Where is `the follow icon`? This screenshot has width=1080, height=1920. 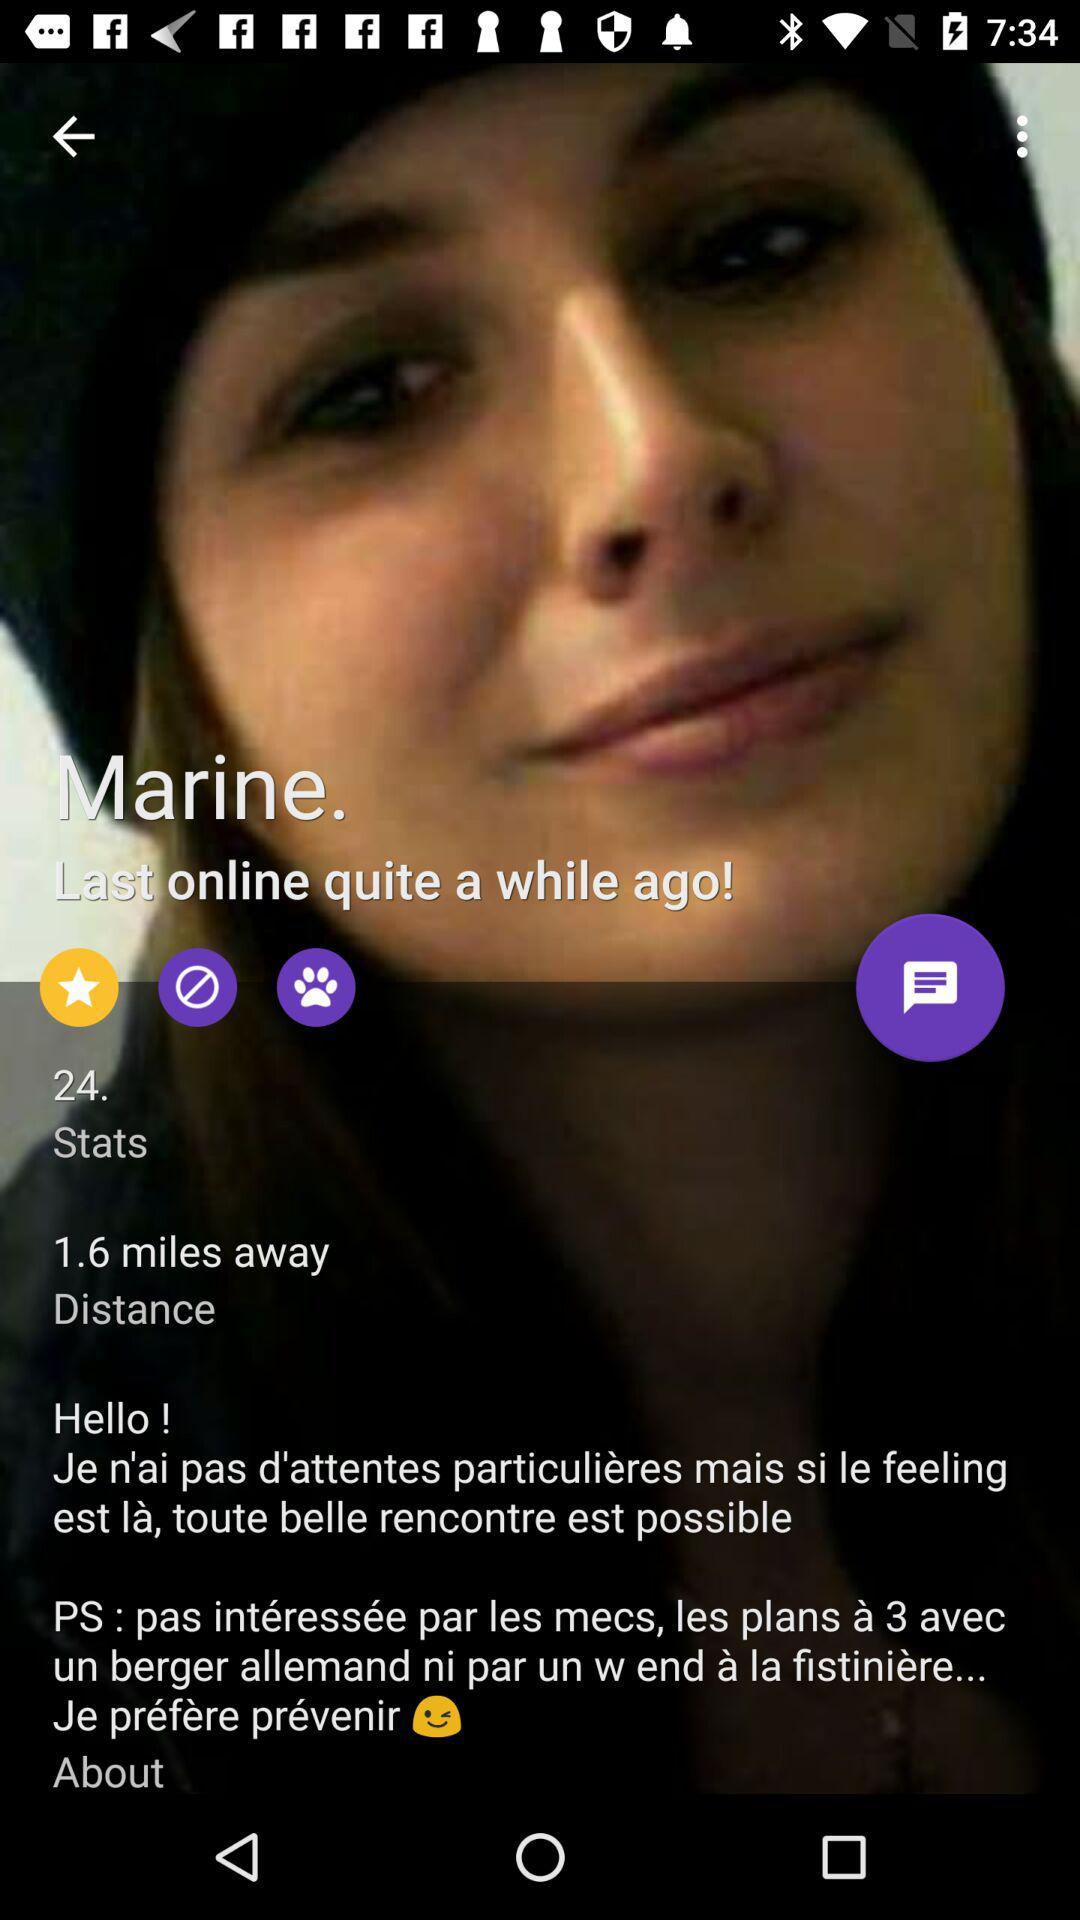 the follow icon is located at coordinates (315, 987).